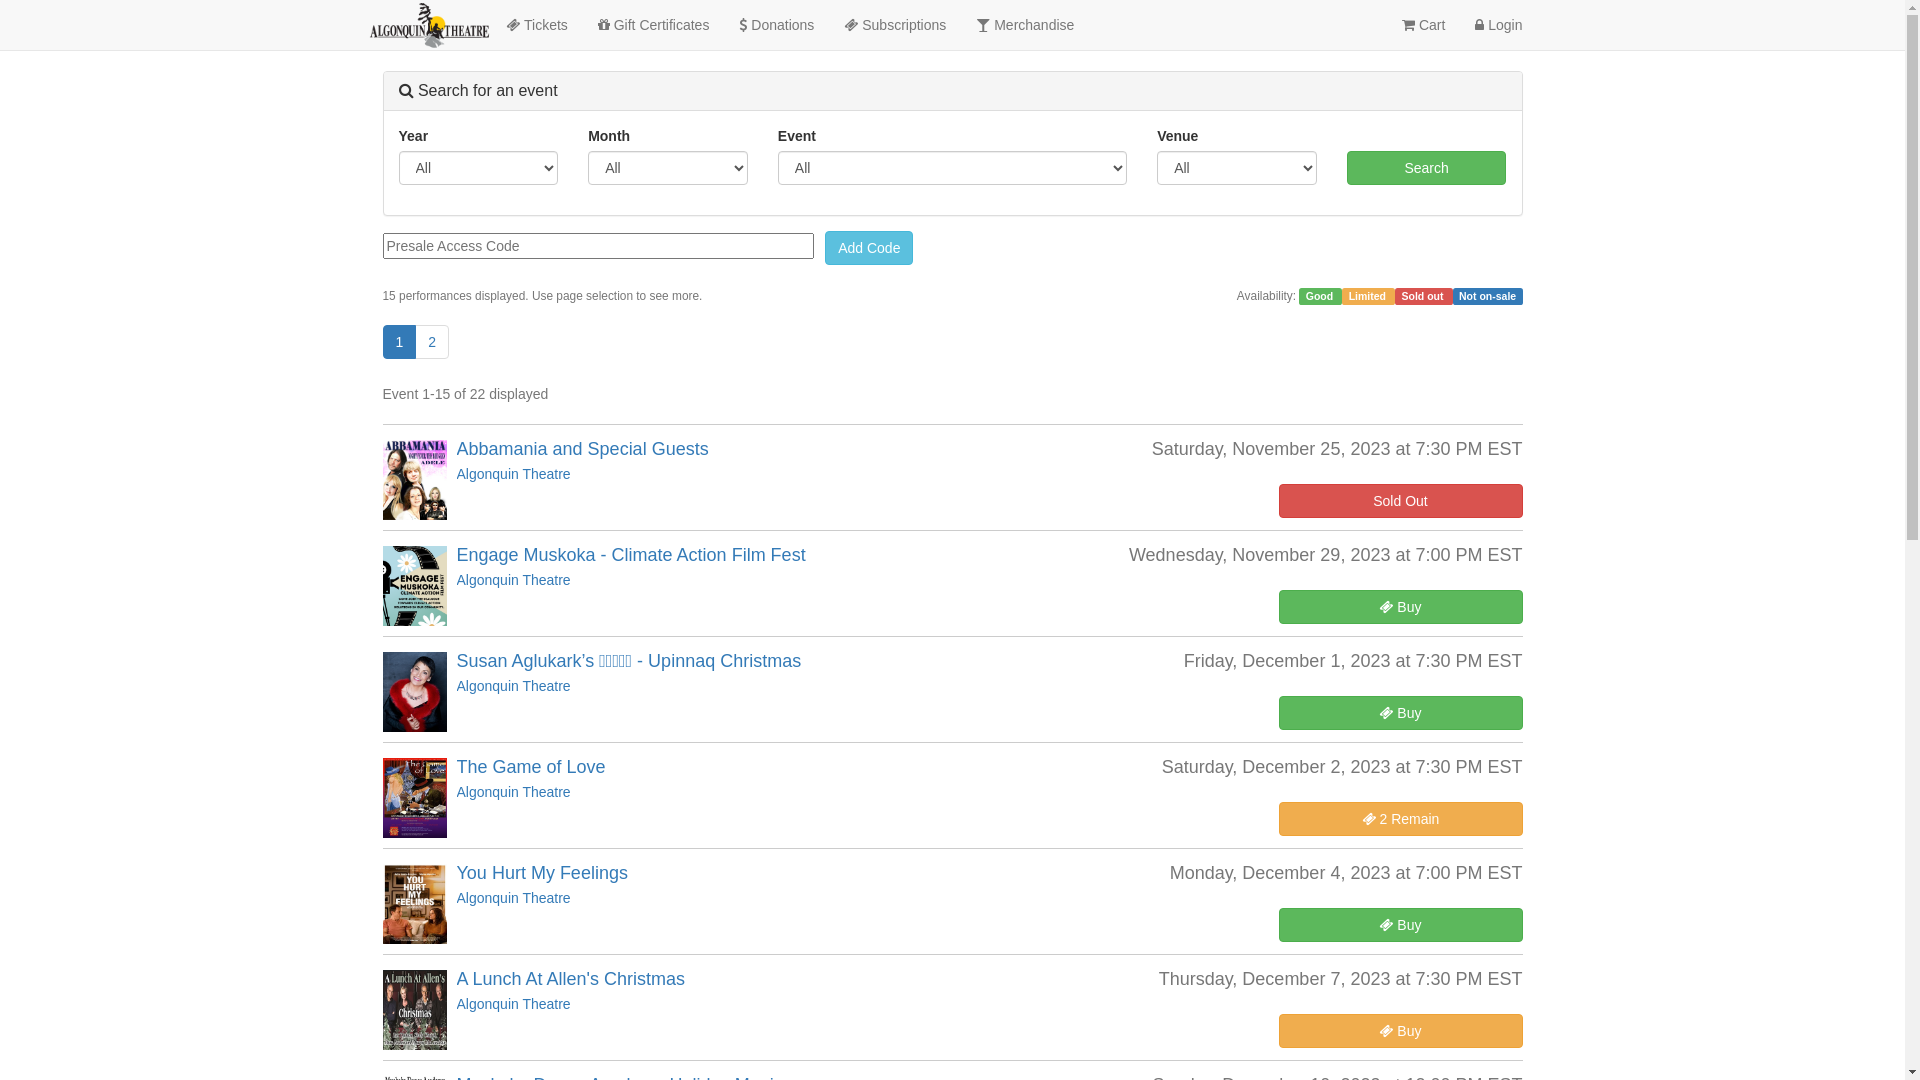 This screenshot has width=1920, height=1080. What do you see at coordinates (431, 341) in the screenshot?
I see `'2'` at bounding box center [431, 341].